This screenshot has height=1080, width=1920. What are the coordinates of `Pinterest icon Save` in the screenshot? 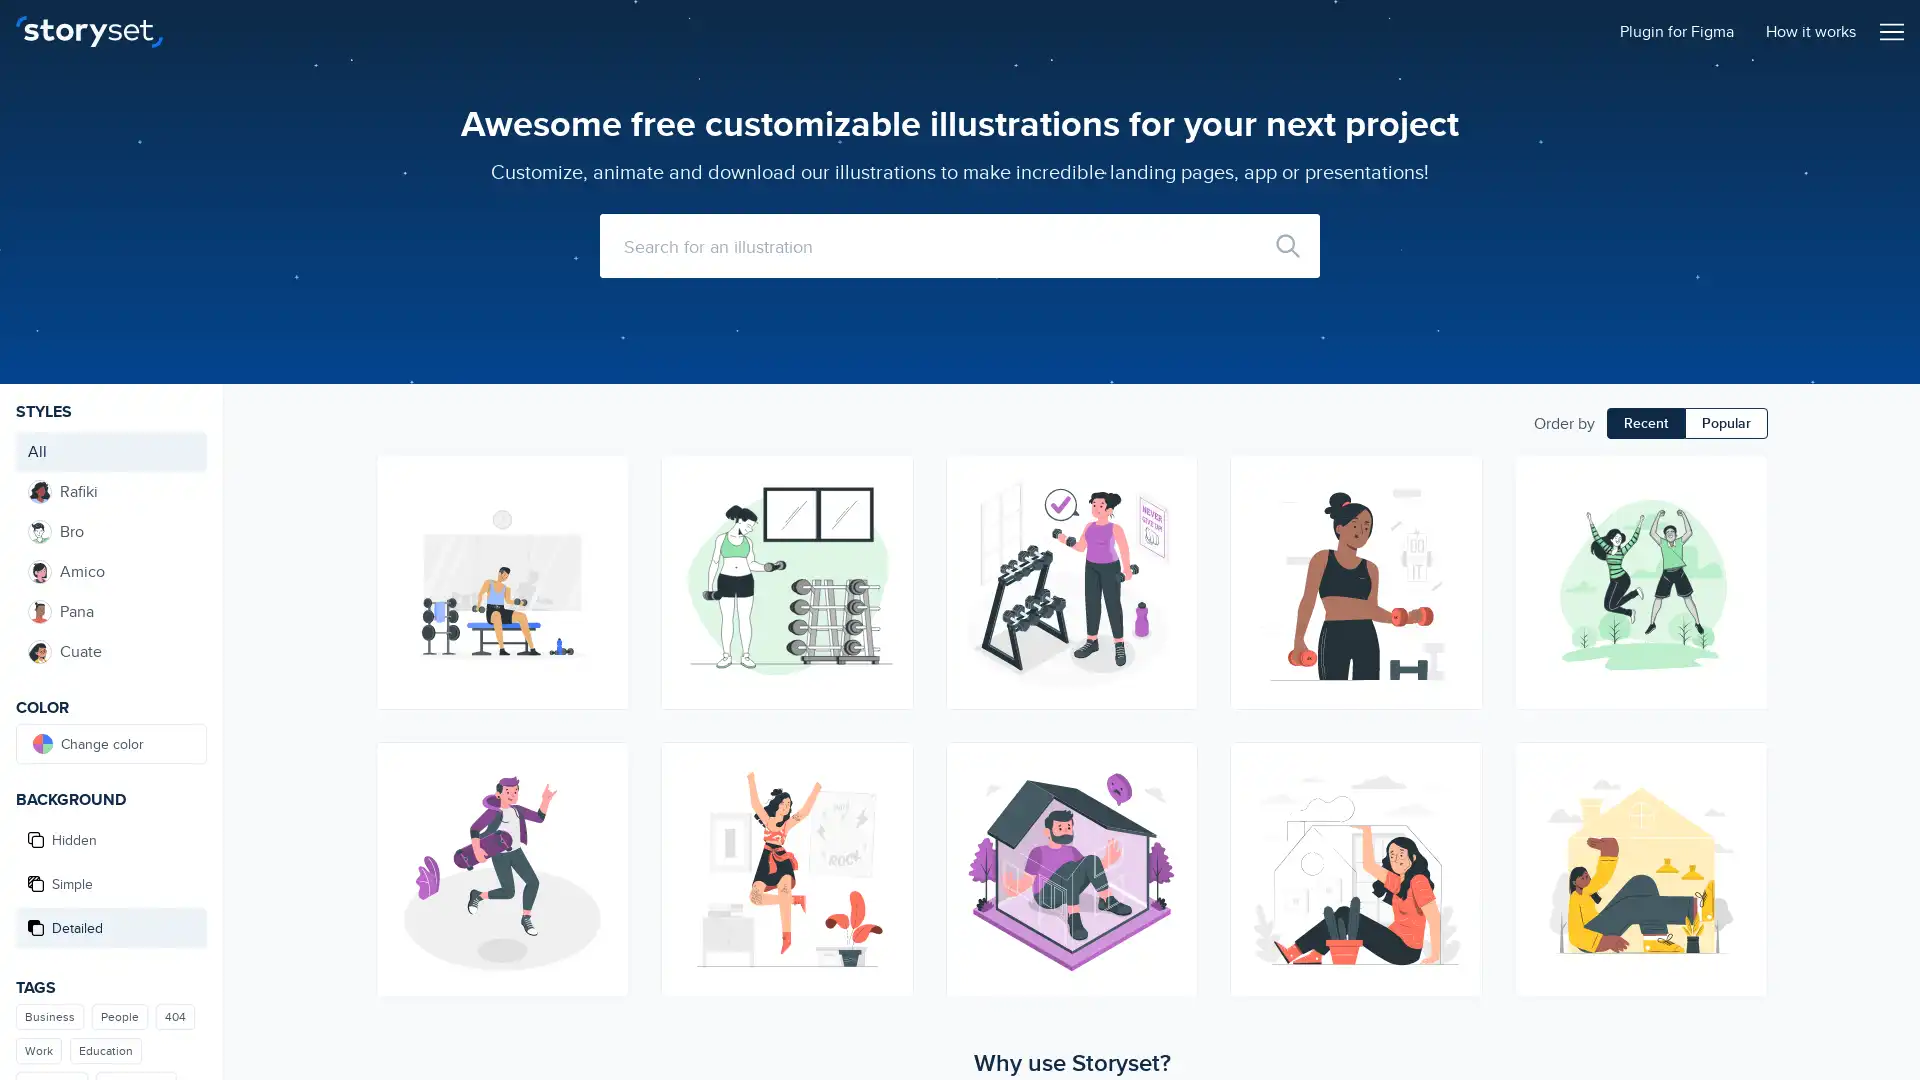 It's located at (602, 551).